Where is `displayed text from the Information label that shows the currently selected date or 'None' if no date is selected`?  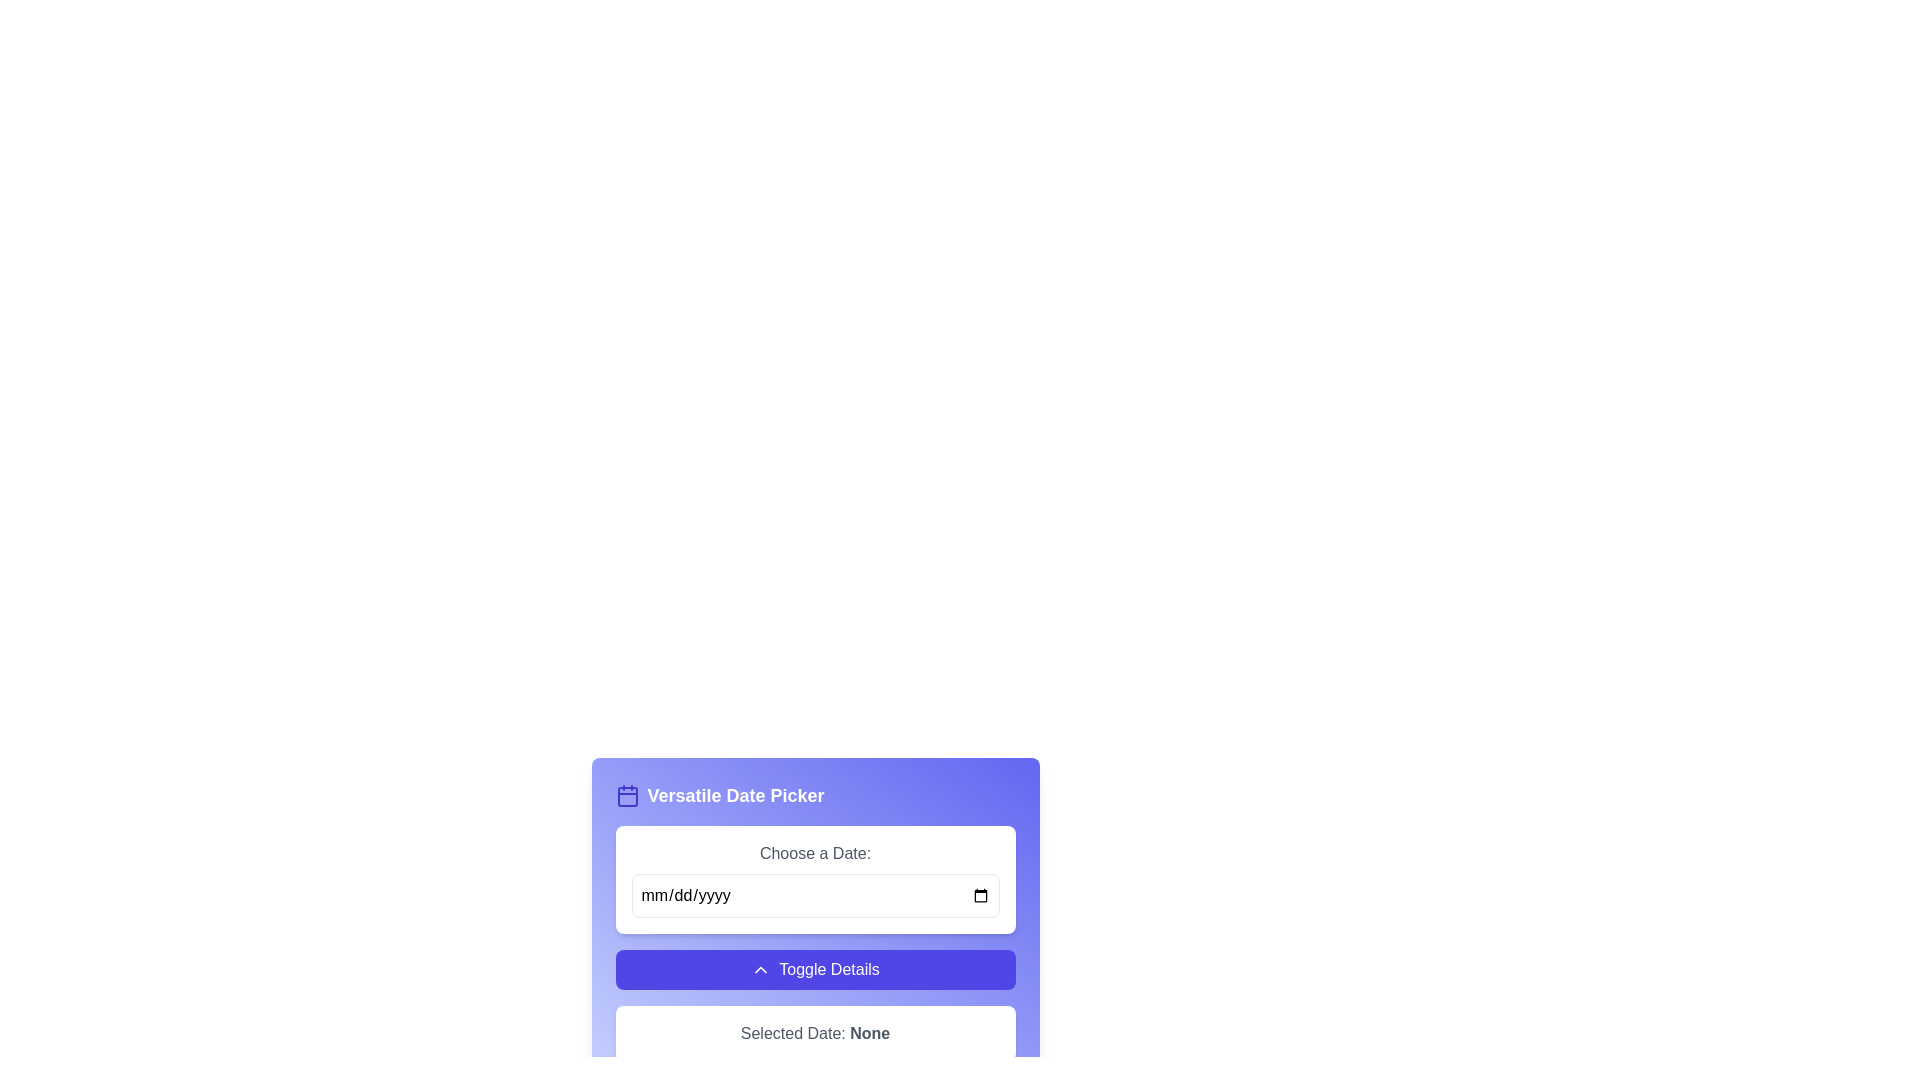
displayed text from the Information label that shows the currently selected date or 'None' if no date is selected is located at coordinates (815, 1033).